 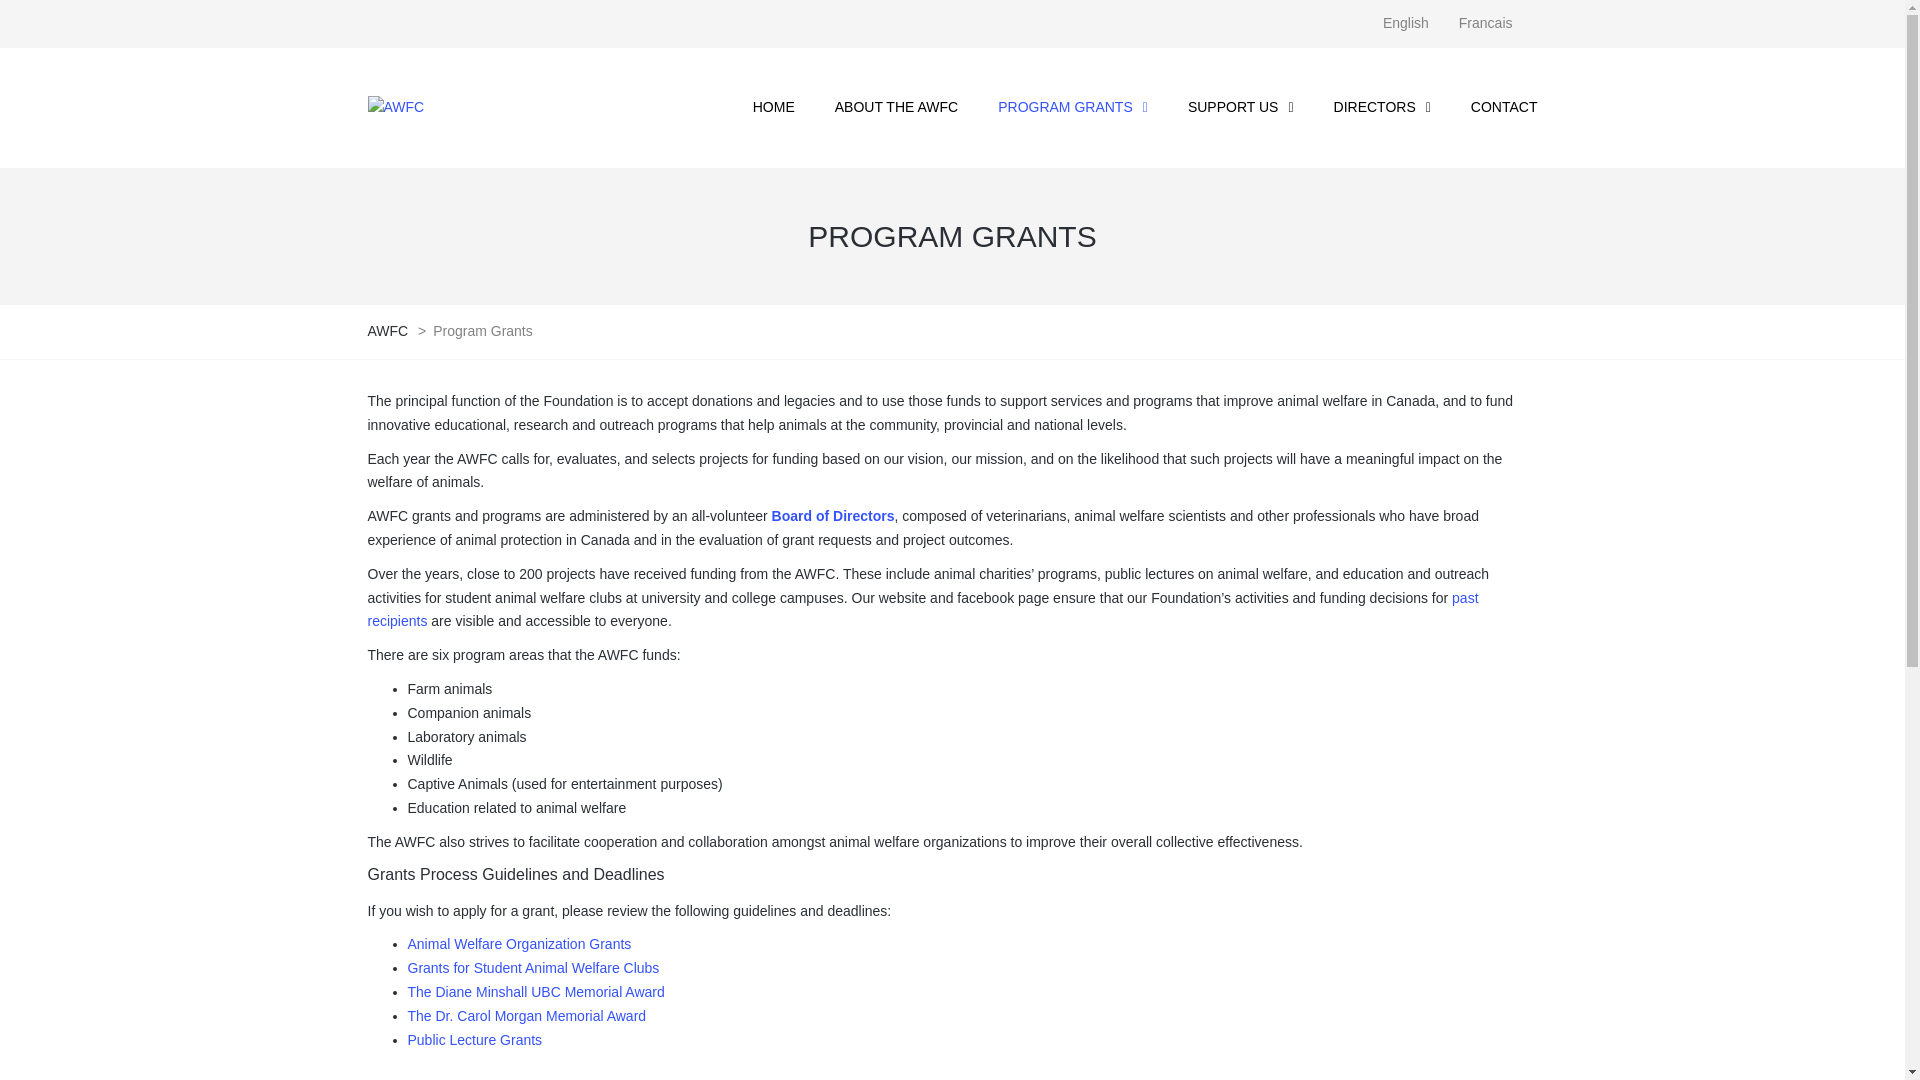 I want to click on 'Francais', so click(x=1486, y=23).